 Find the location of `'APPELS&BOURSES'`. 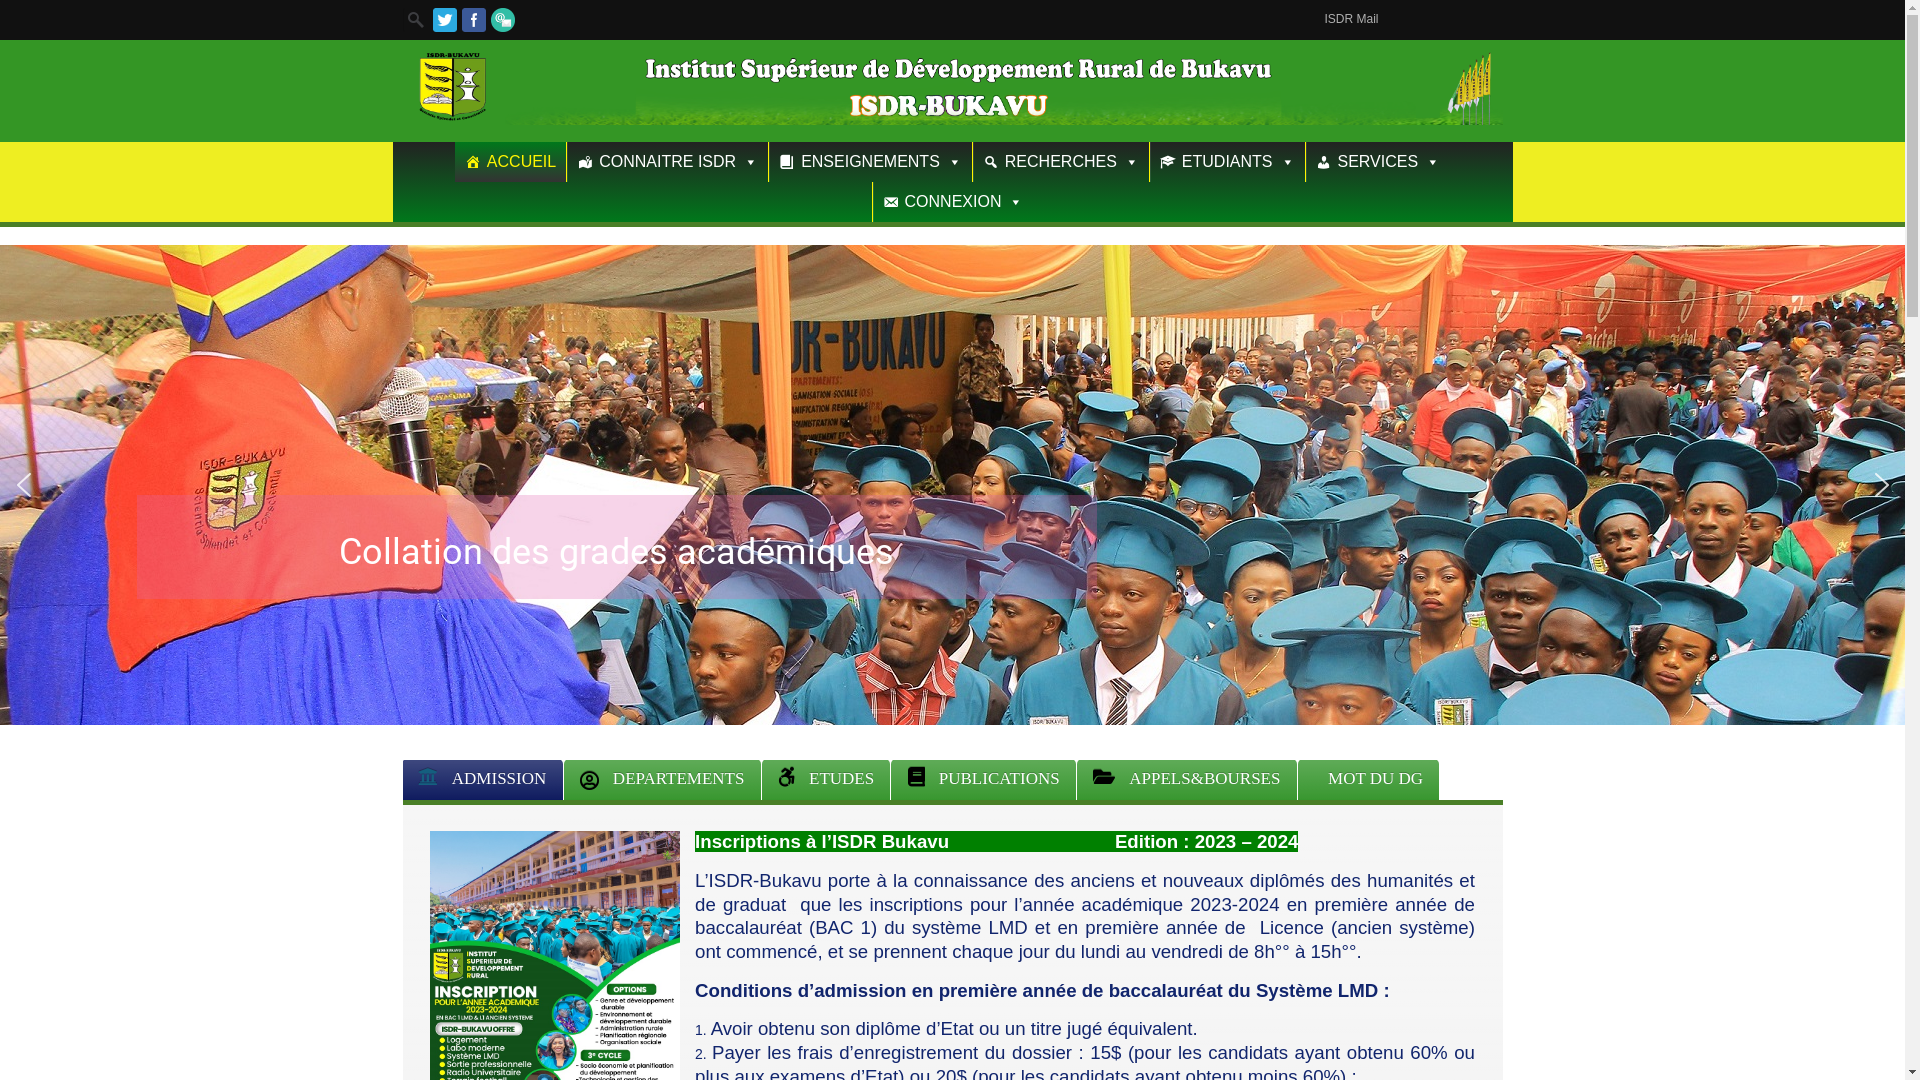

'APPELS&BOURSES' is located at coordinates (1186, 778).